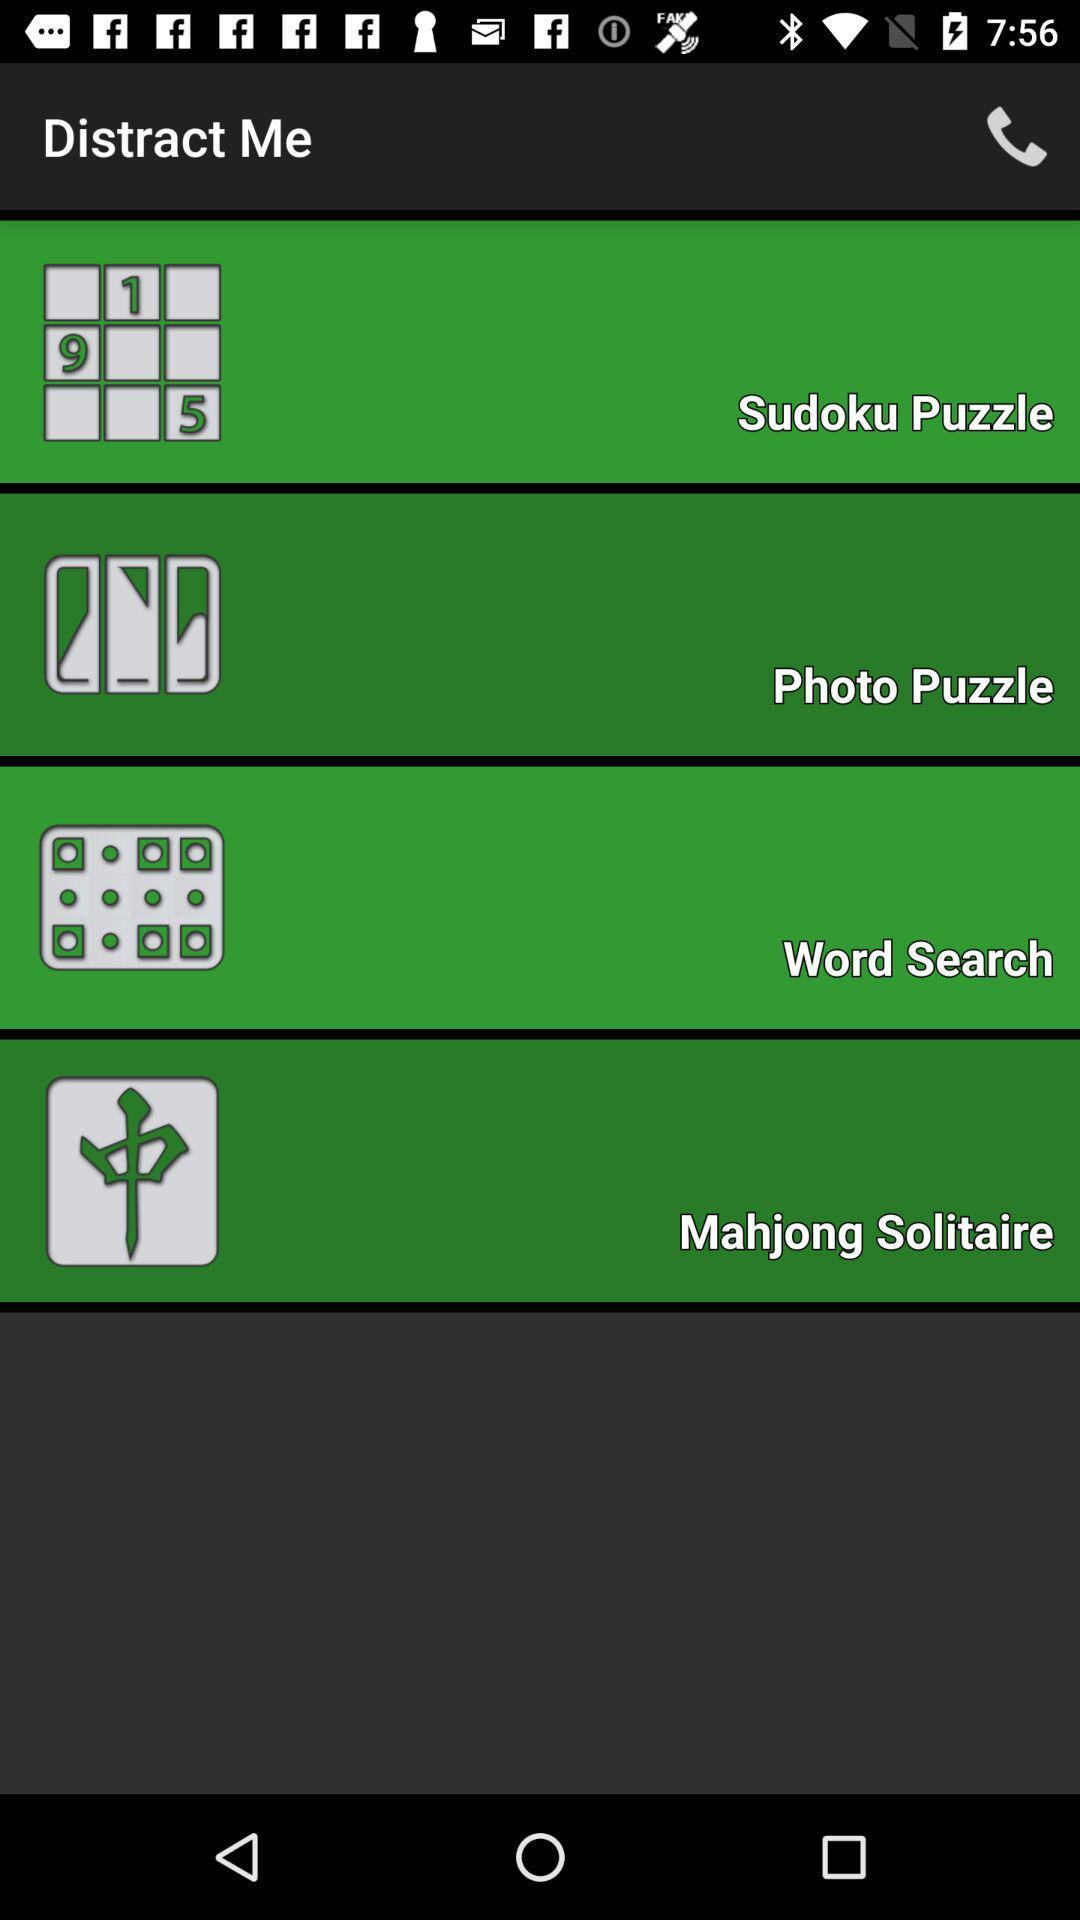  I want to click on sudoku puzzle item, so click(905, 417).